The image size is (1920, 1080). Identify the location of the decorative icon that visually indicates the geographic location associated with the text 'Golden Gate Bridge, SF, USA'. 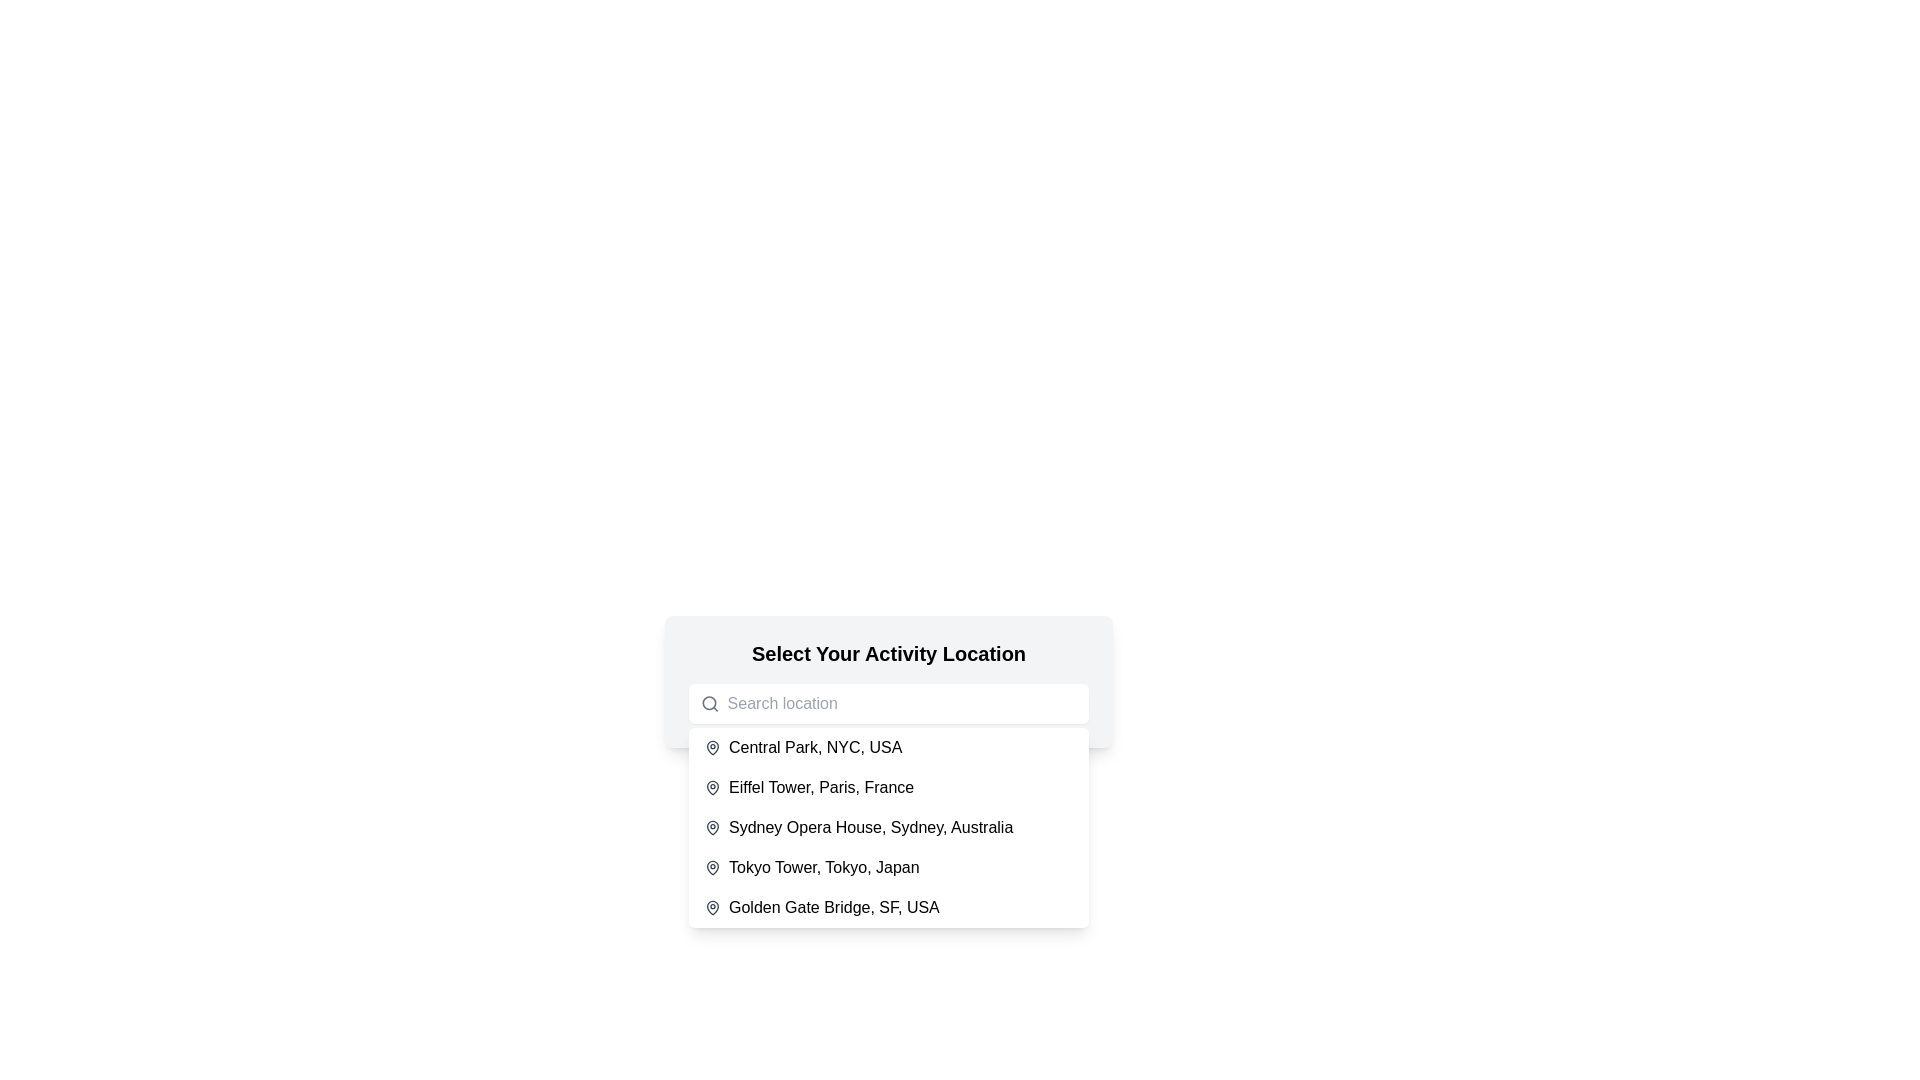
(713, 907).